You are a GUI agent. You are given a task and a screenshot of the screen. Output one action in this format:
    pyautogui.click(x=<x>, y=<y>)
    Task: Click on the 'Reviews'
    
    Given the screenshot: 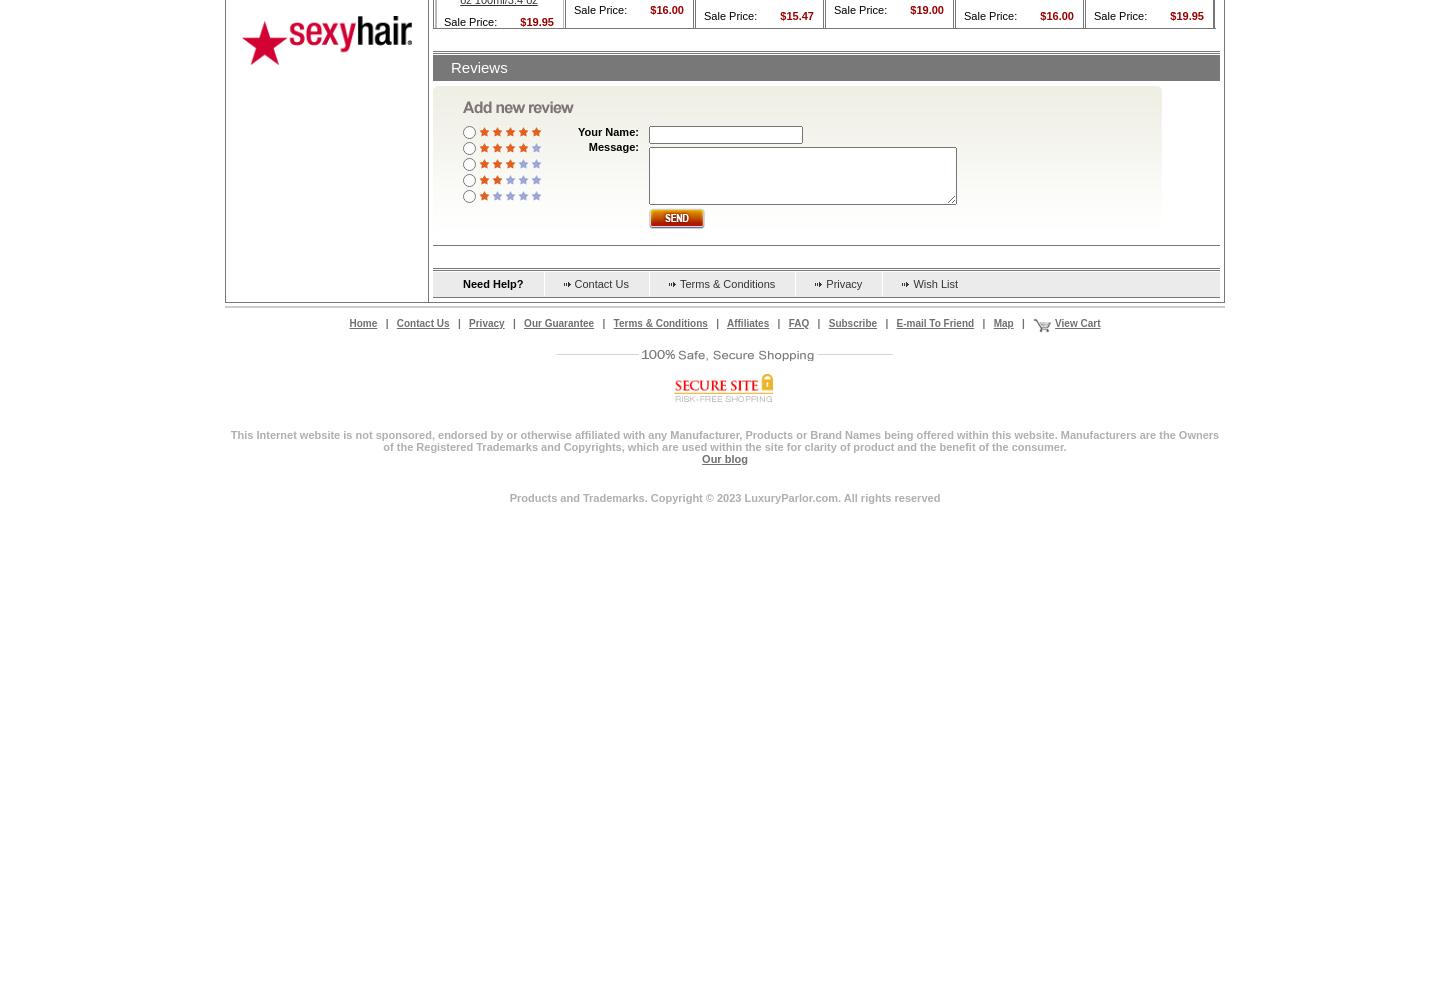 What is the action you would take?
    pyautogui.click(x=477, y=65)
    